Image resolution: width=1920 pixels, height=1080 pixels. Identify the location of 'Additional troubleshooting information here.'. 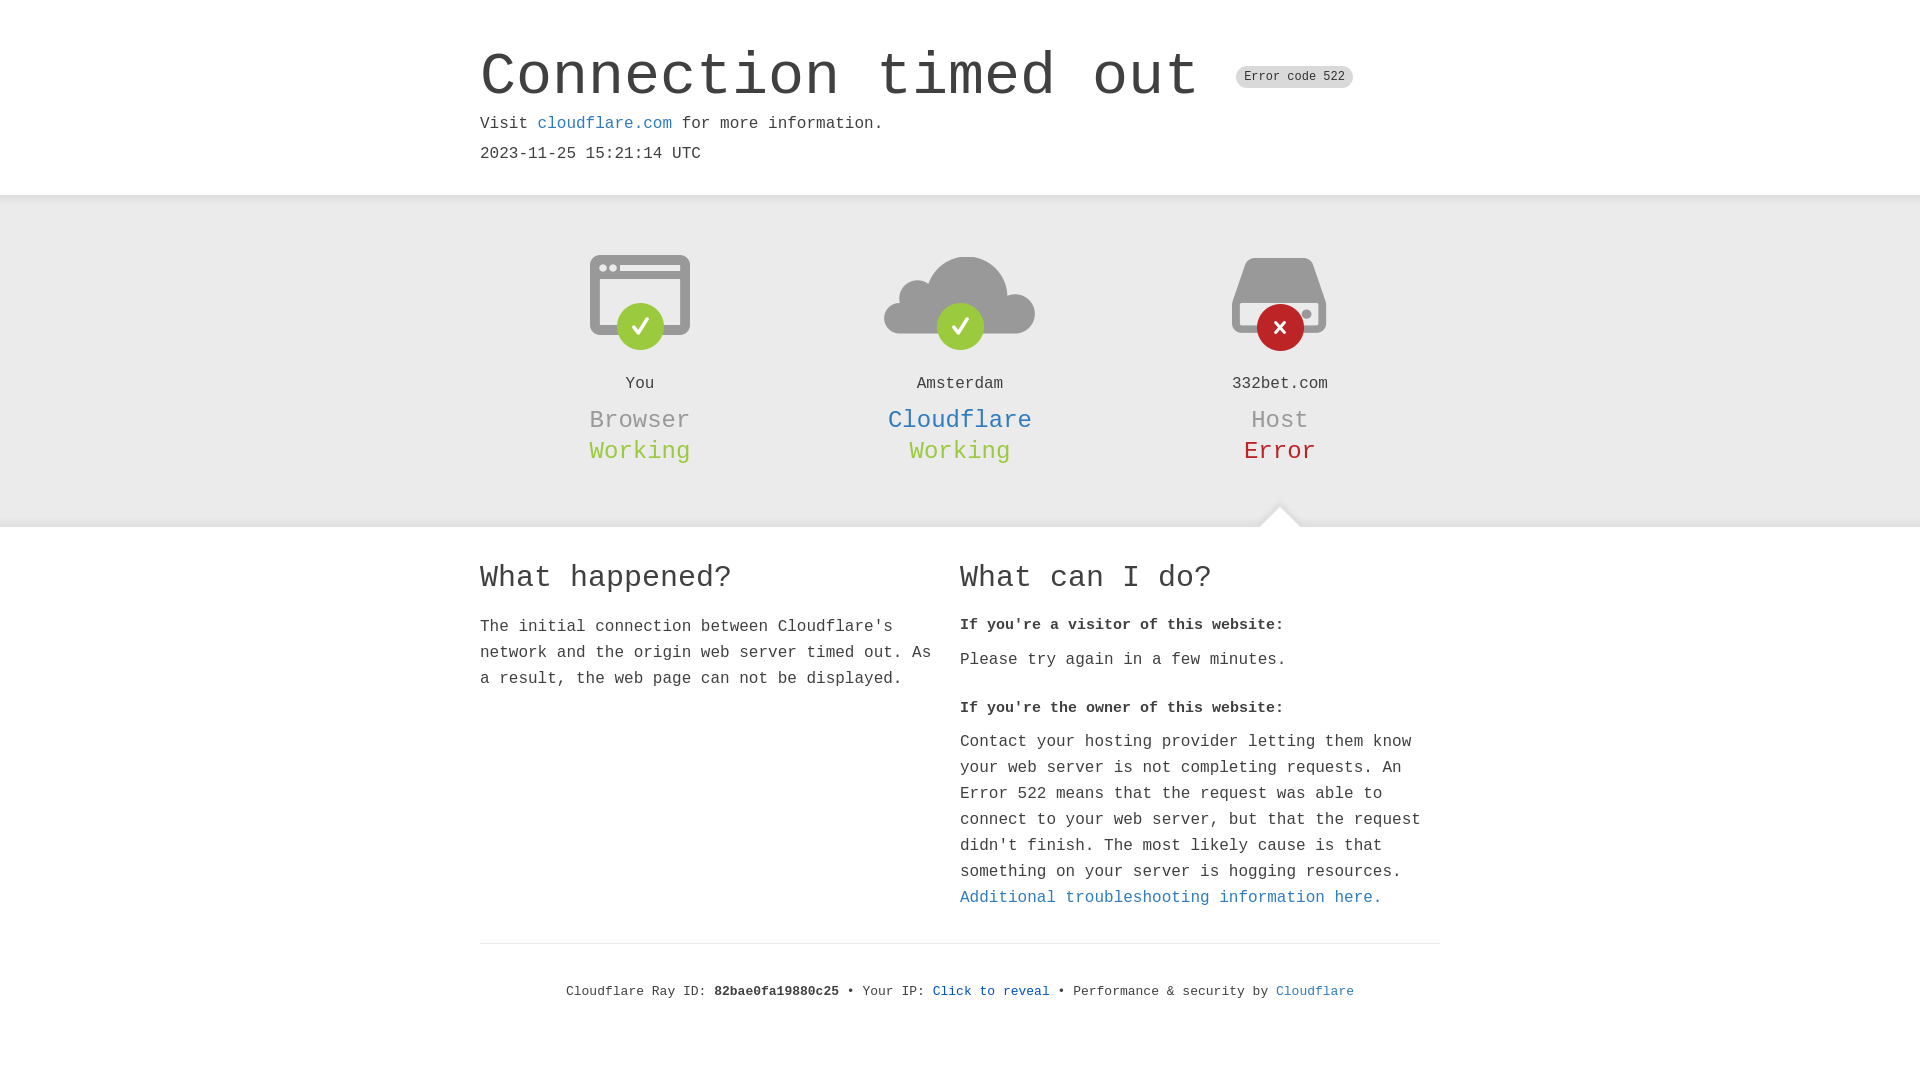
(1171, 897).